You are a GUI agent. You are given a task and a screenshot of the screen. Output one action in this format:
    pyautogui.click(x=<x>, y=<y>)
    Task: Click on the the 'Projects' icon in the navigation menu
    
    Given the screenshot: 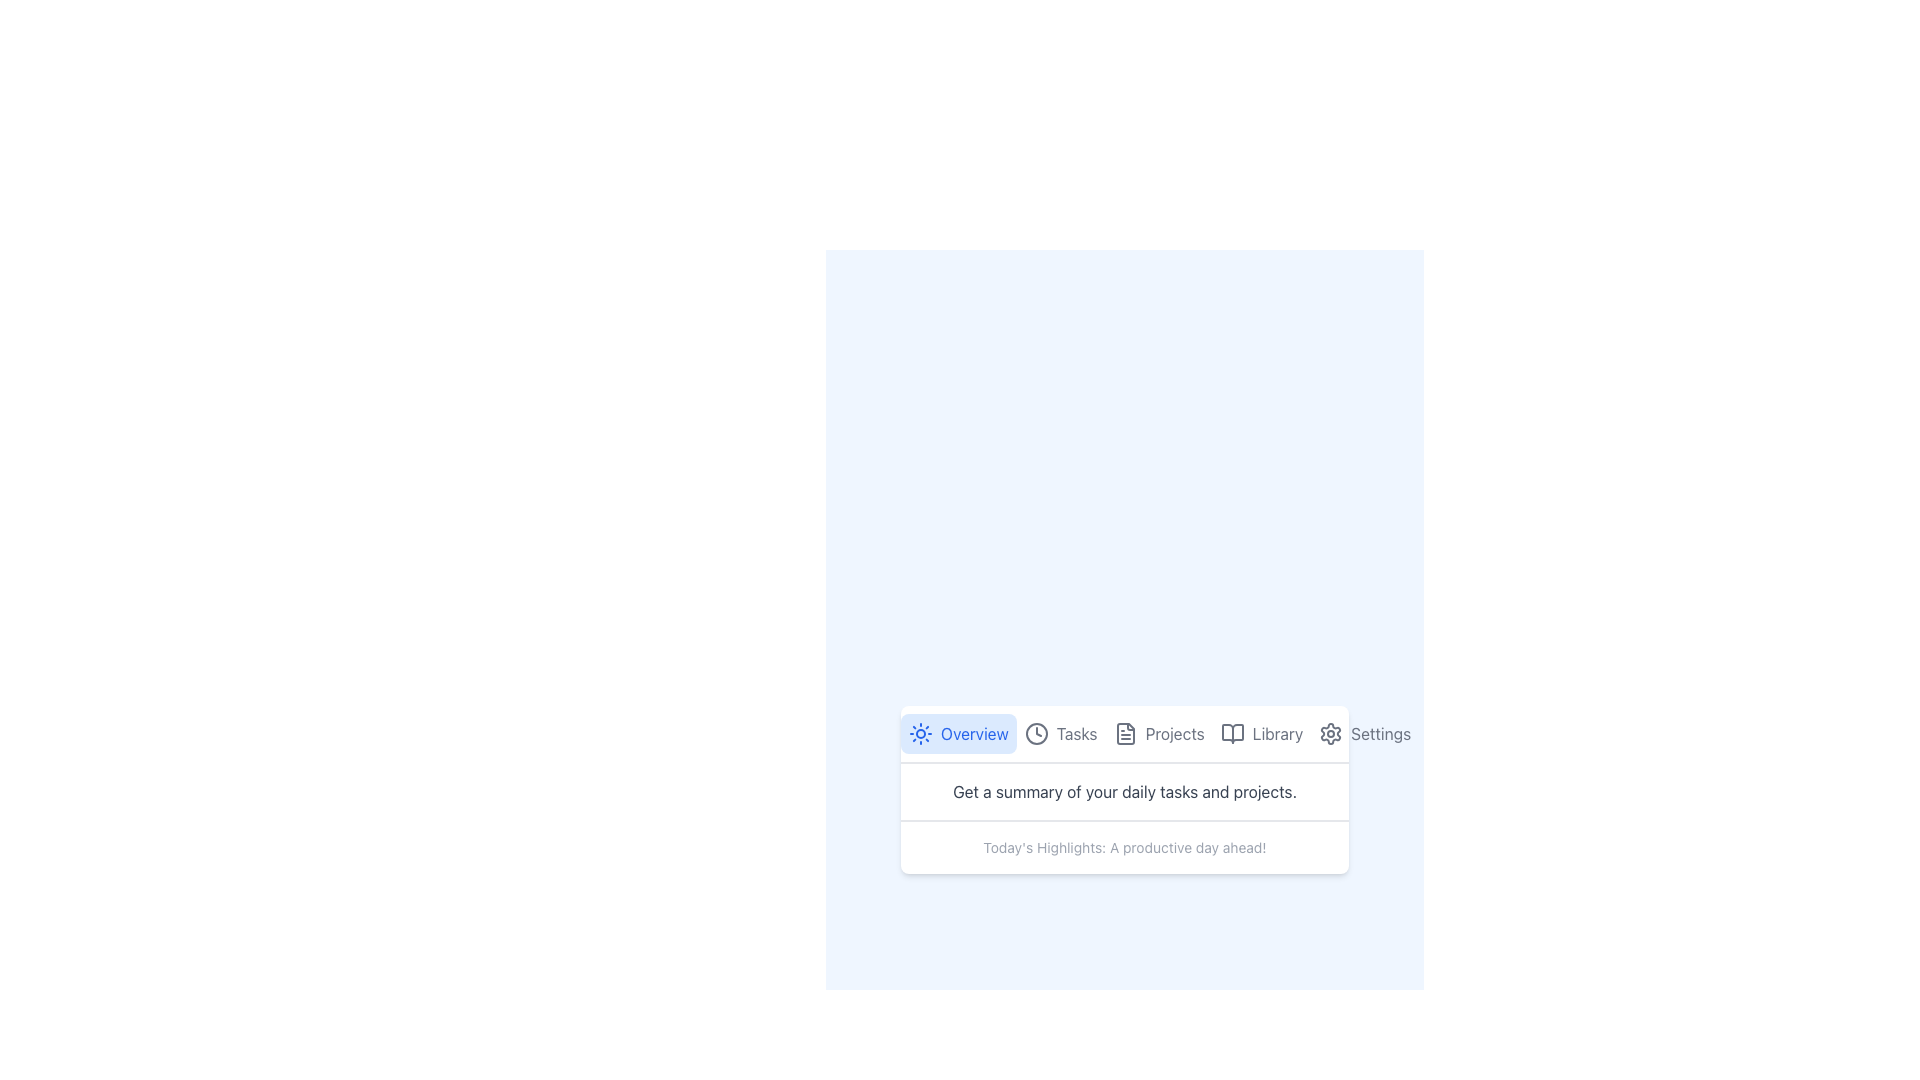 What is the action you would take?
    pyautogui.click(x=1125, y=733)
    